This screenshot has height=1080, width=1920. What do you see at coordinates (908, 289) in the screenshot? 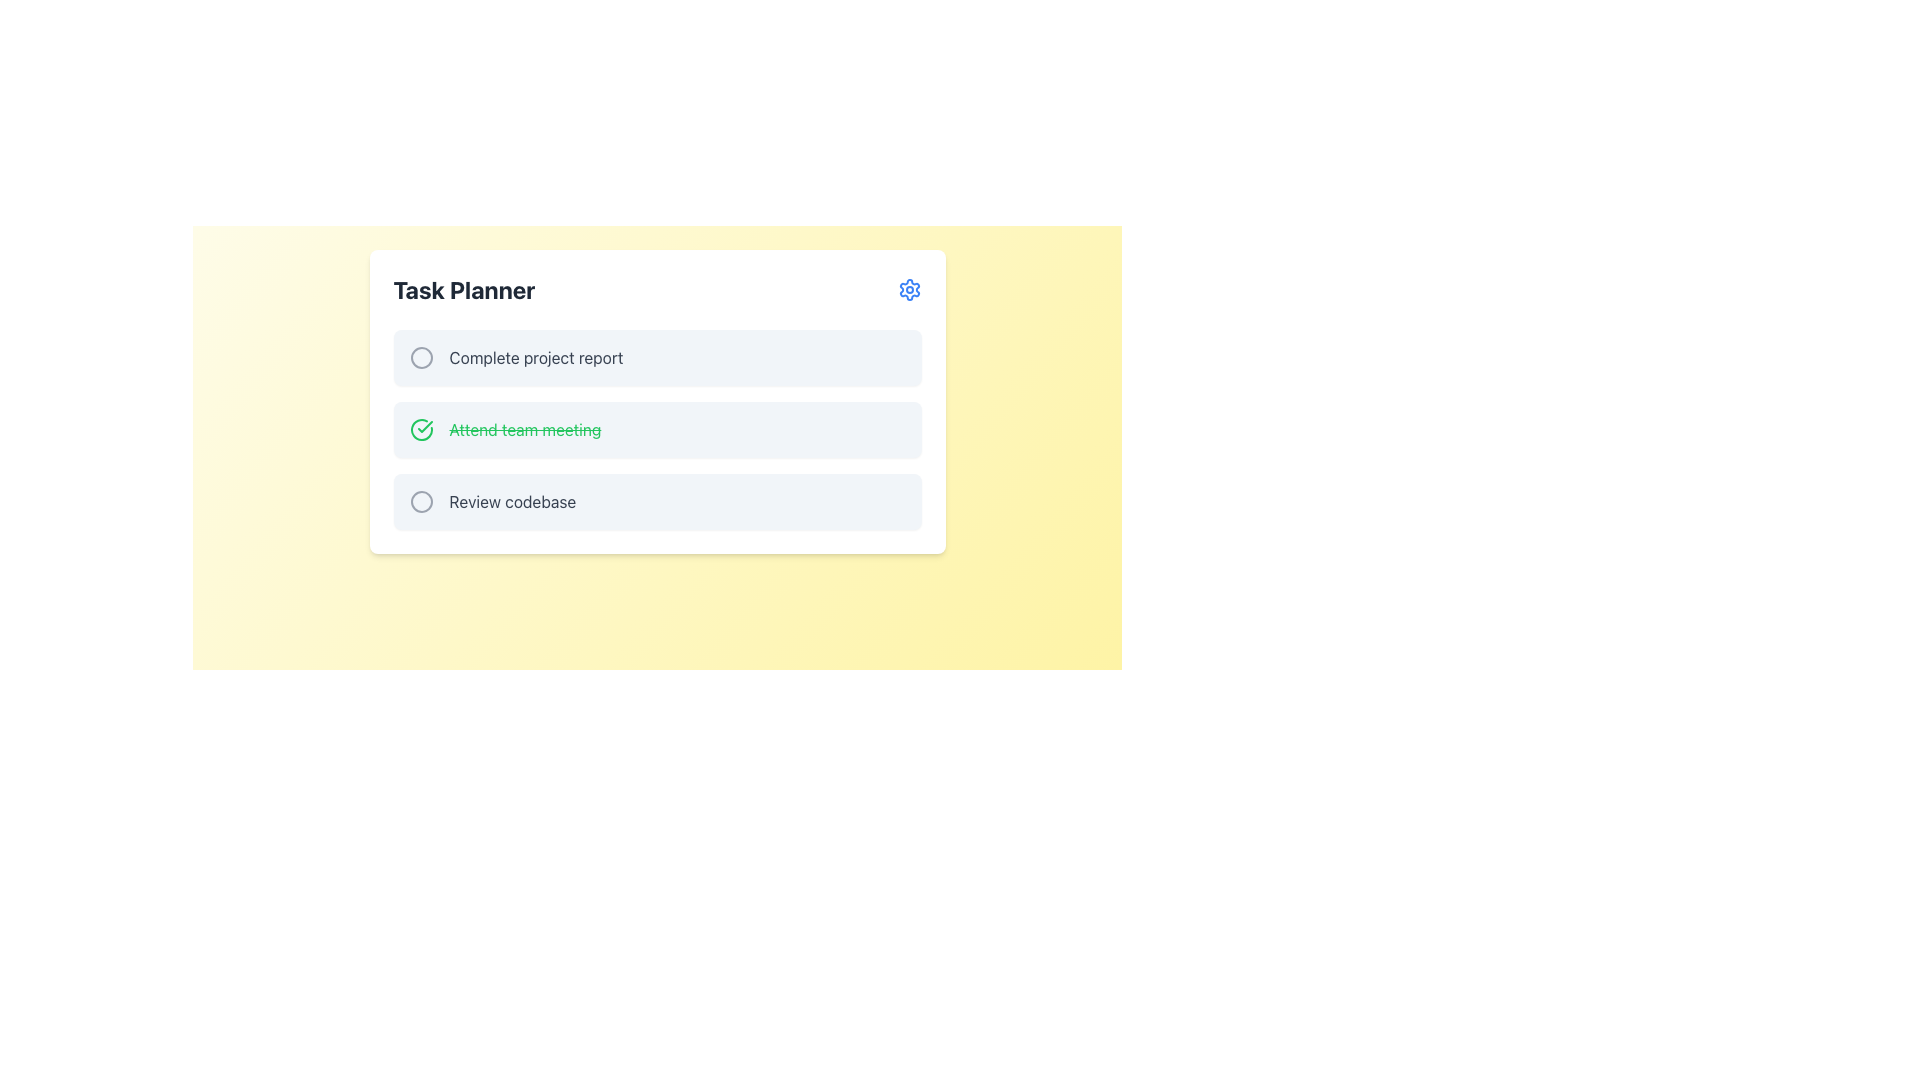
I see `the settings icon located in the top-right corner of the 'Task Planner' card` at bounding box center [908, 289].